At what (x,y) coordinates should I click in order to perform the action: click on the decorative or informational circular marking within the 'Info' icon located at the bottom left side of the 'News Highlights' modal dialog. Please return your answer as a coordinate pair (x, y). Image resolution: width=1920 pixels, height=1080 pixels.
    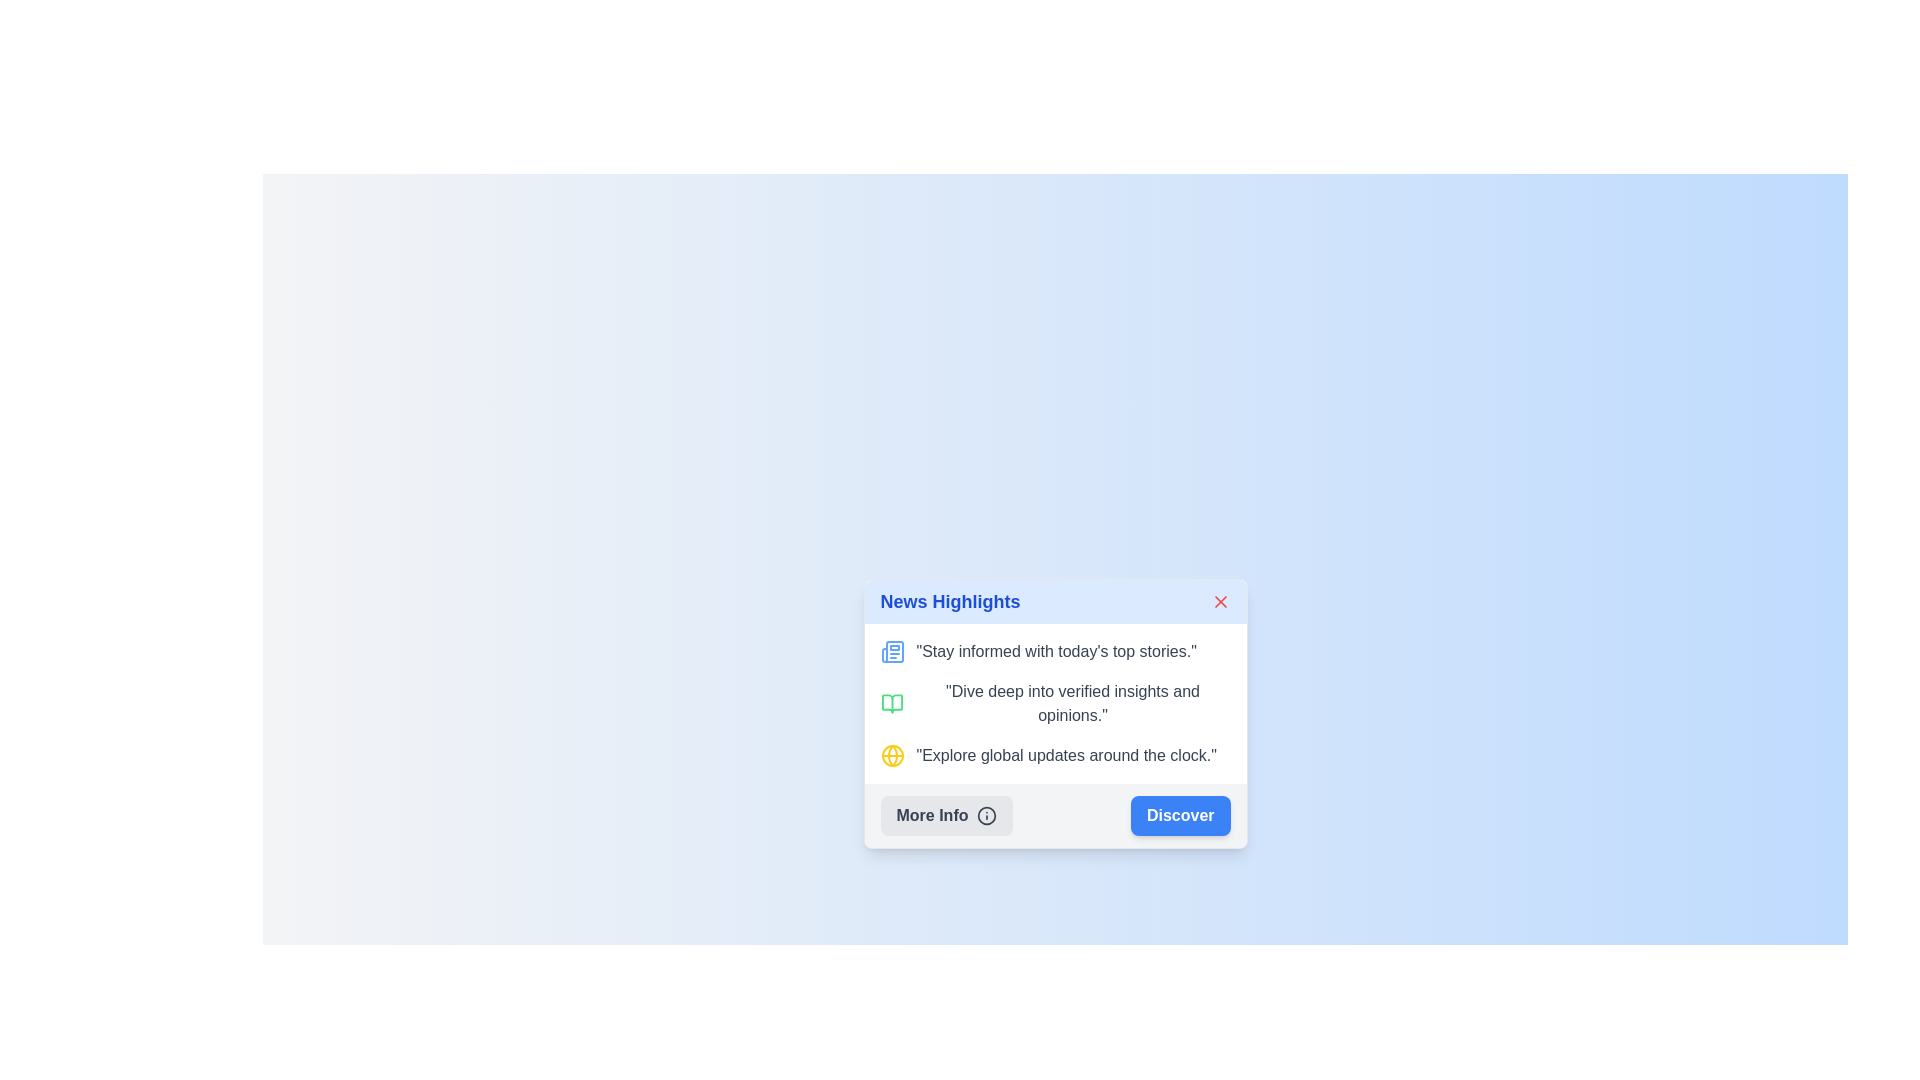
    Looking at the image, I should click on (986, 816).